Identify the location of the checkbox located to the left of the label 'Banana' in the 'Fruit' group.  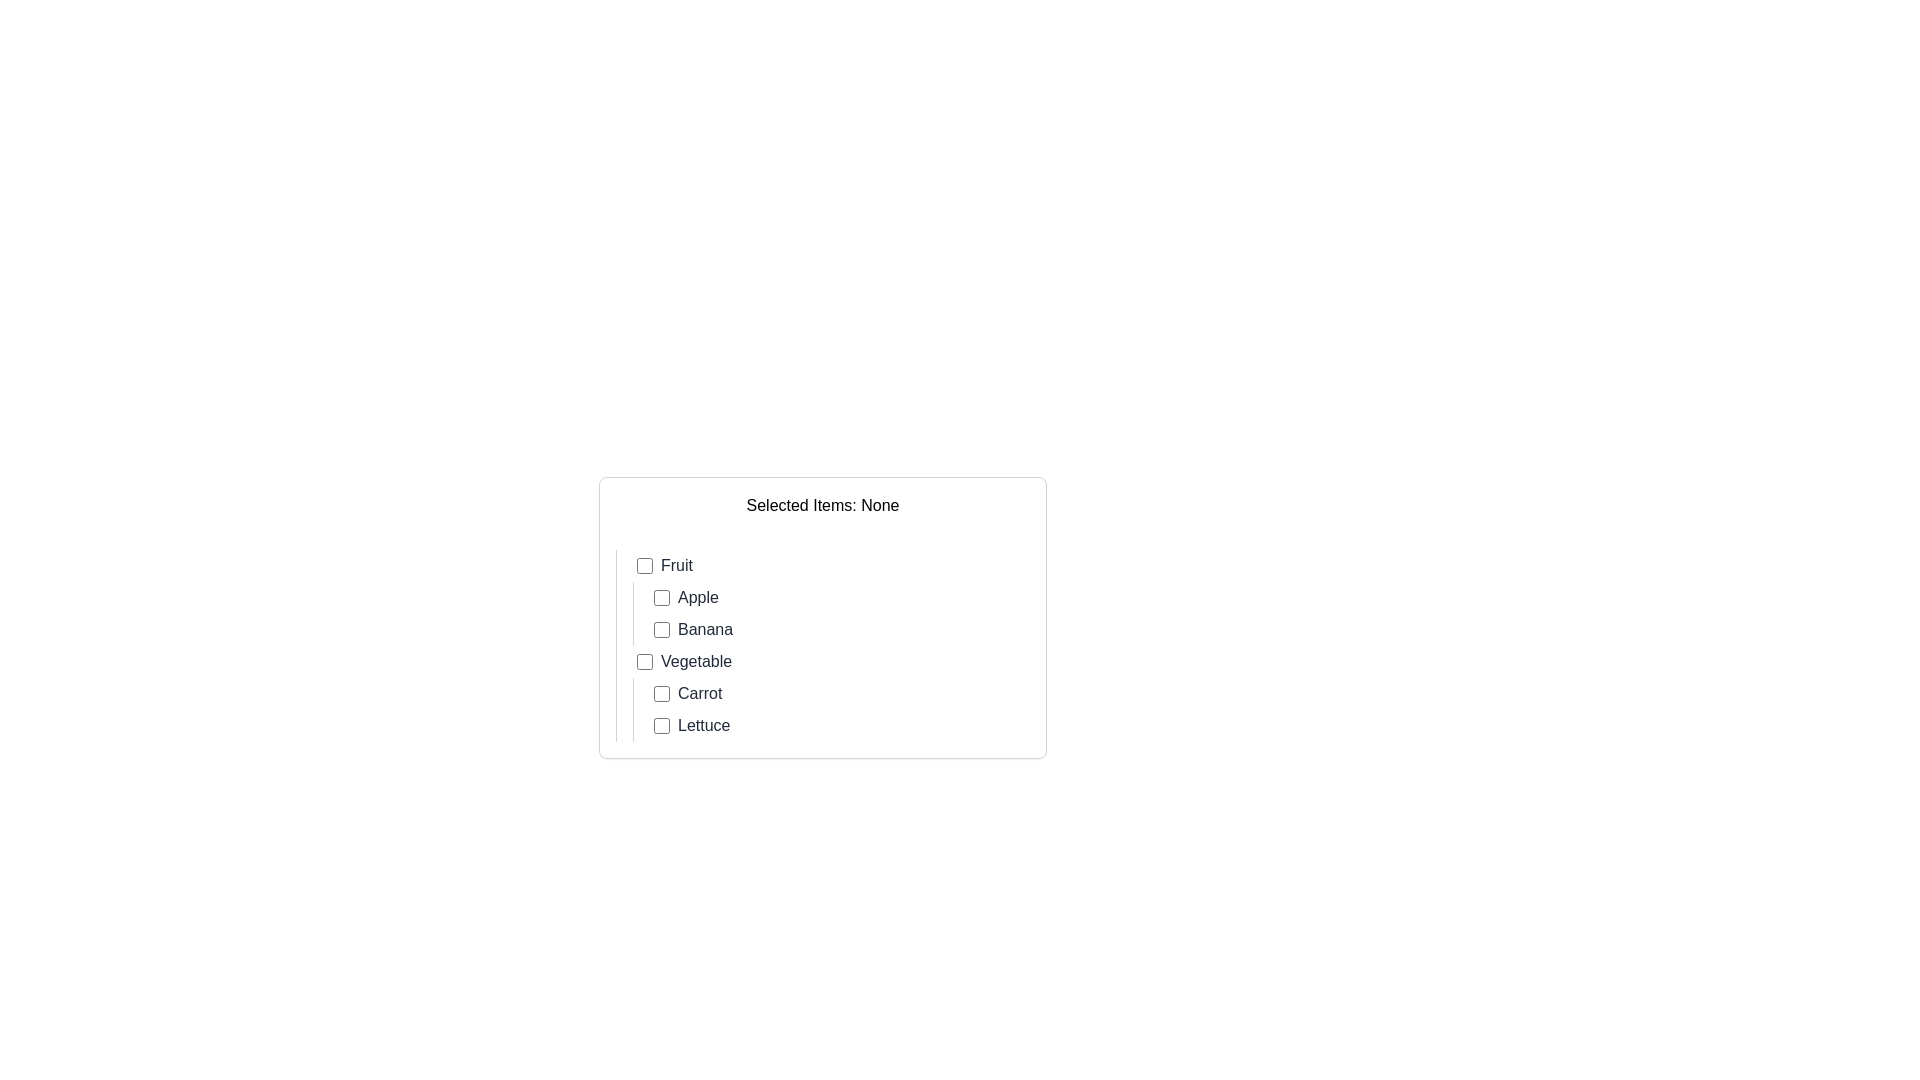
(662, 628).